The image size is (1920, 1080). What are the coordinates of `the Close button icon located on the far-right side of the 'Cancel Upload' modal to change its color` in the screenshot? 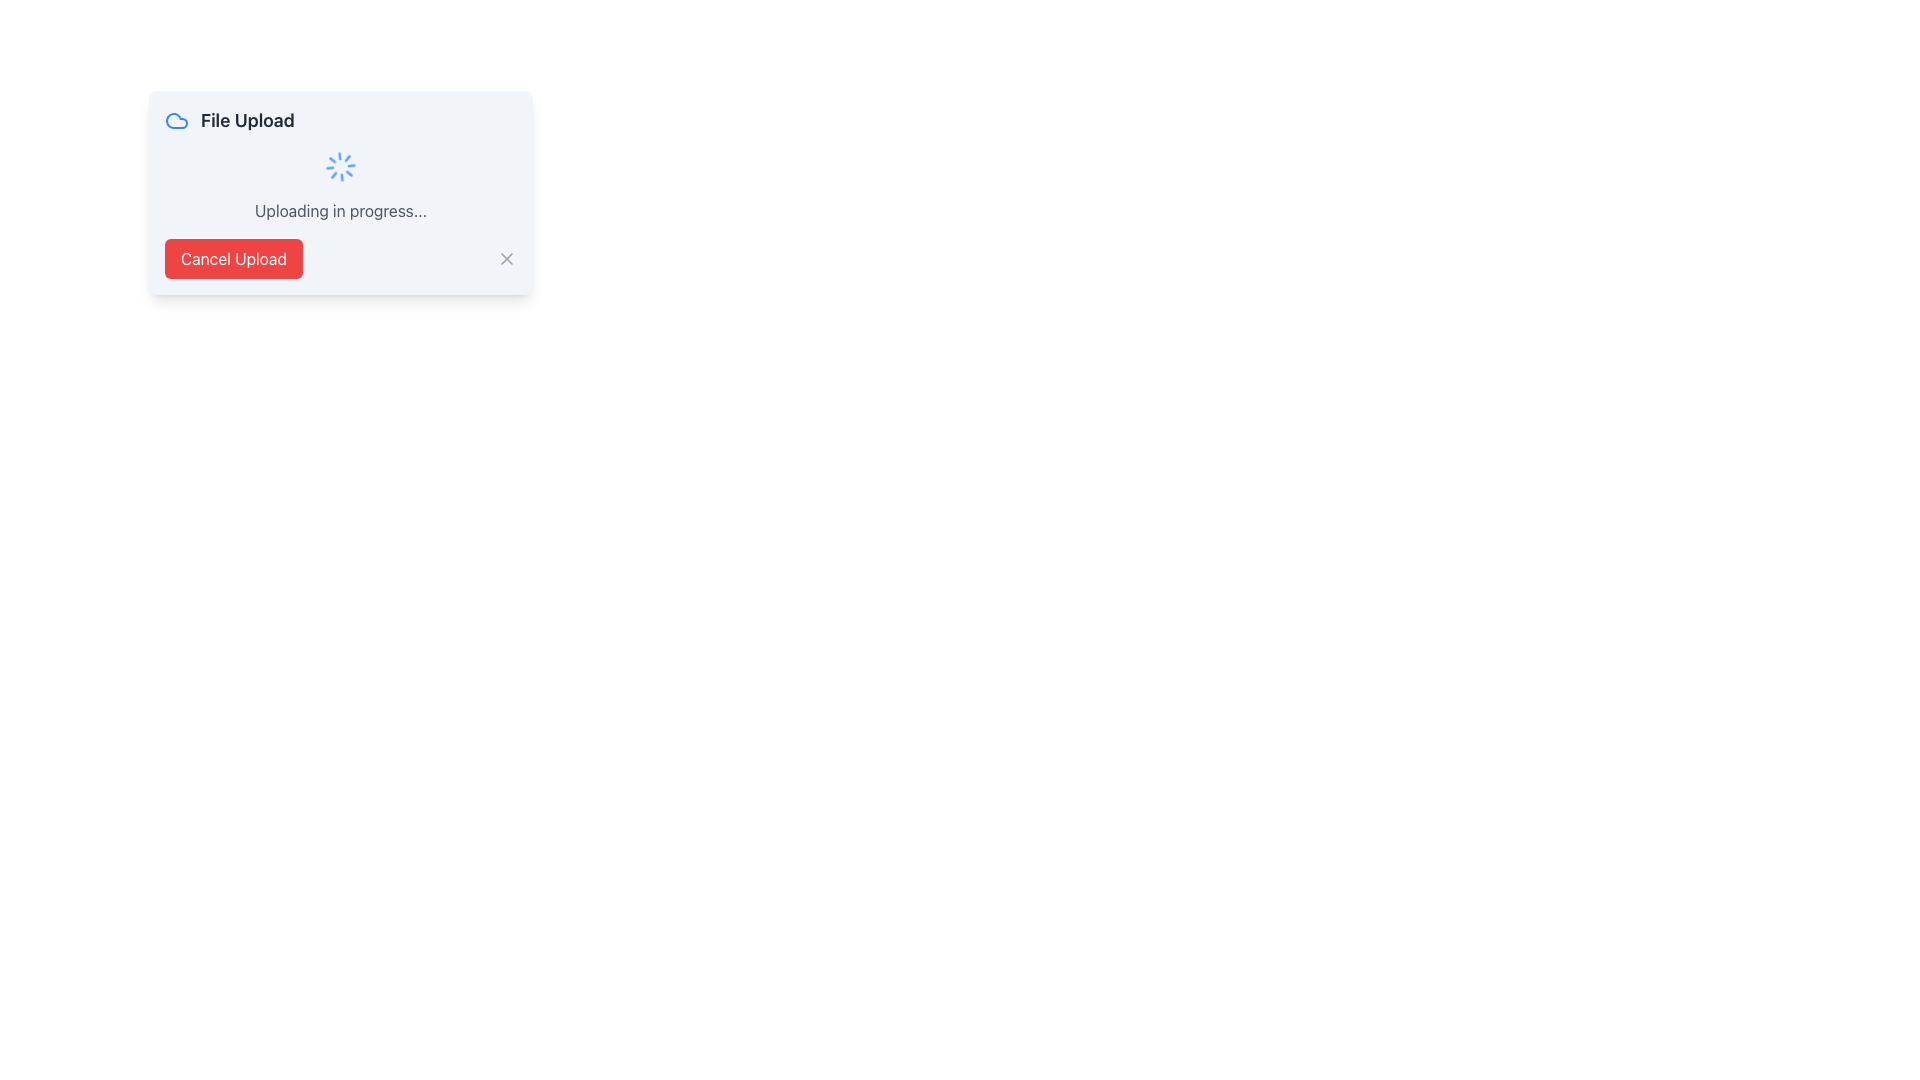 It's located at (507, 257).